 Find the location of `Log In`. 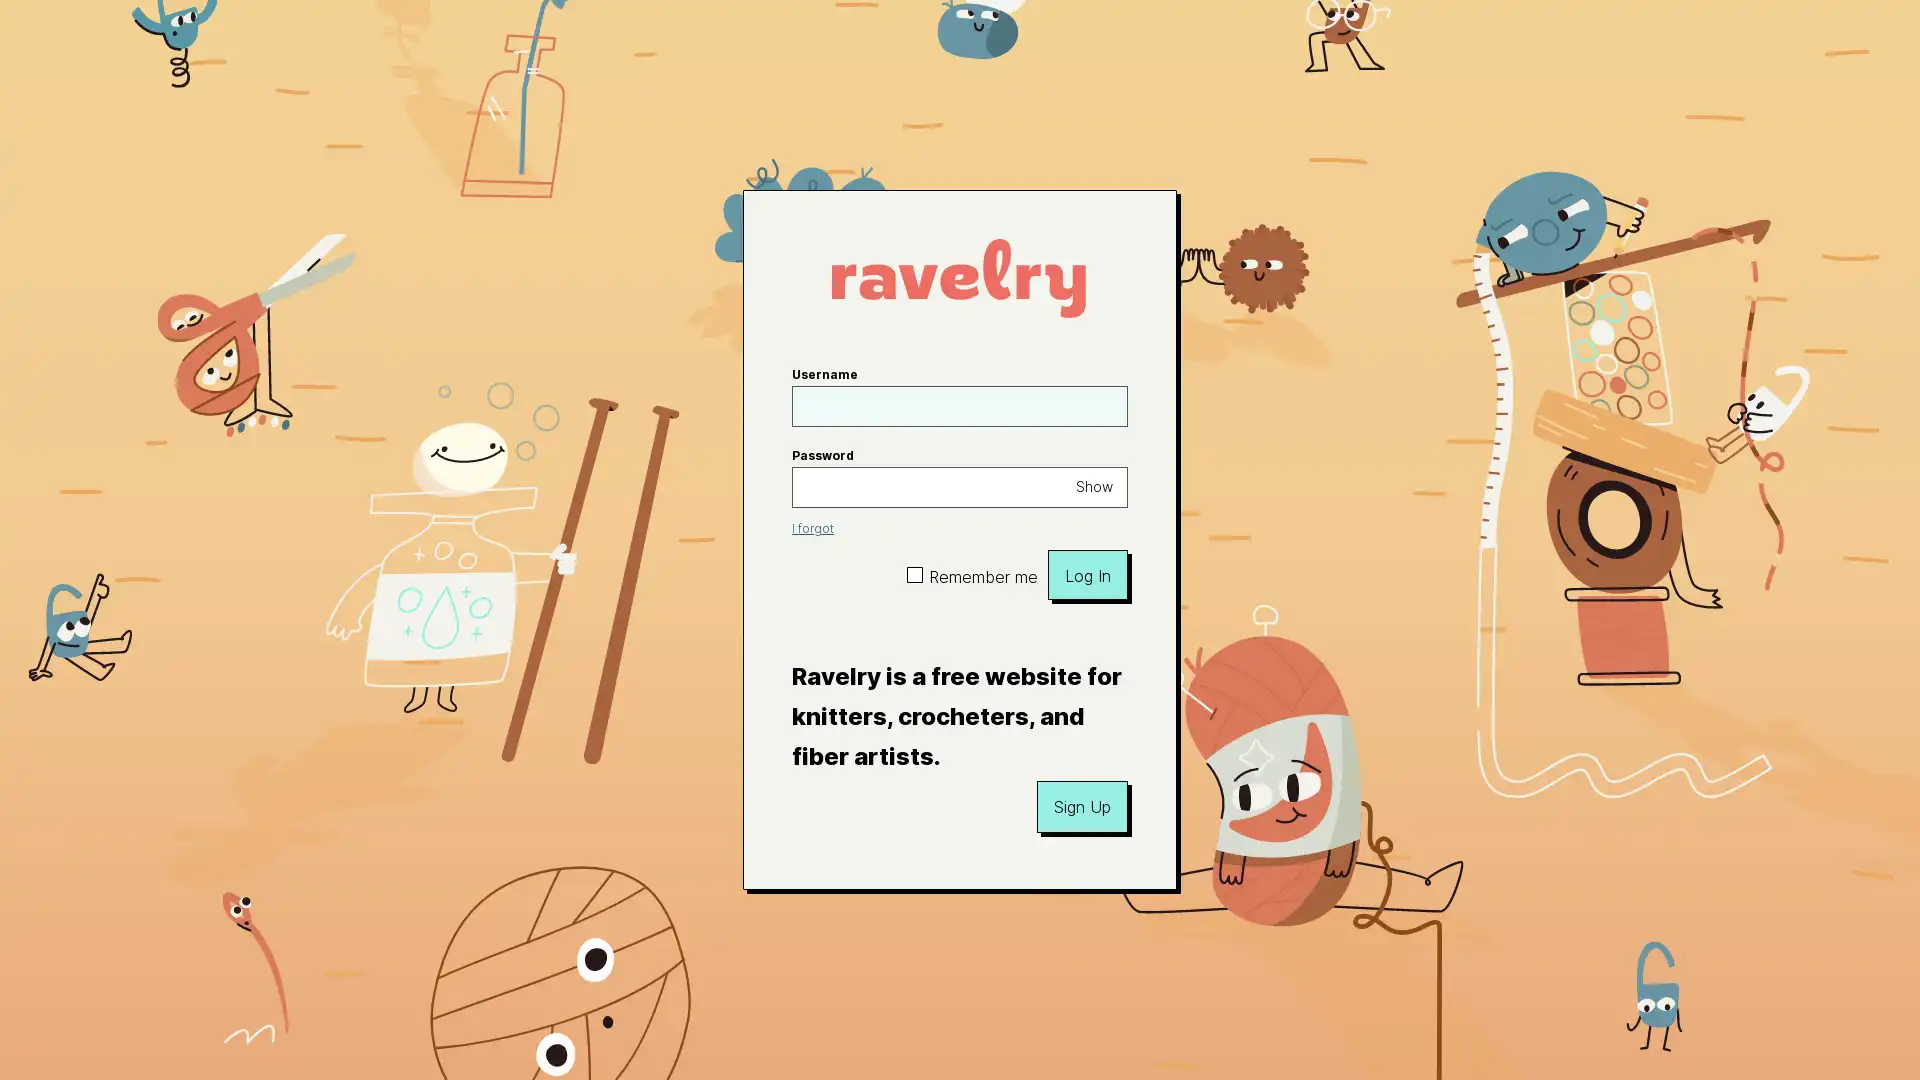

Log In is located at coordinates (1087, 574).